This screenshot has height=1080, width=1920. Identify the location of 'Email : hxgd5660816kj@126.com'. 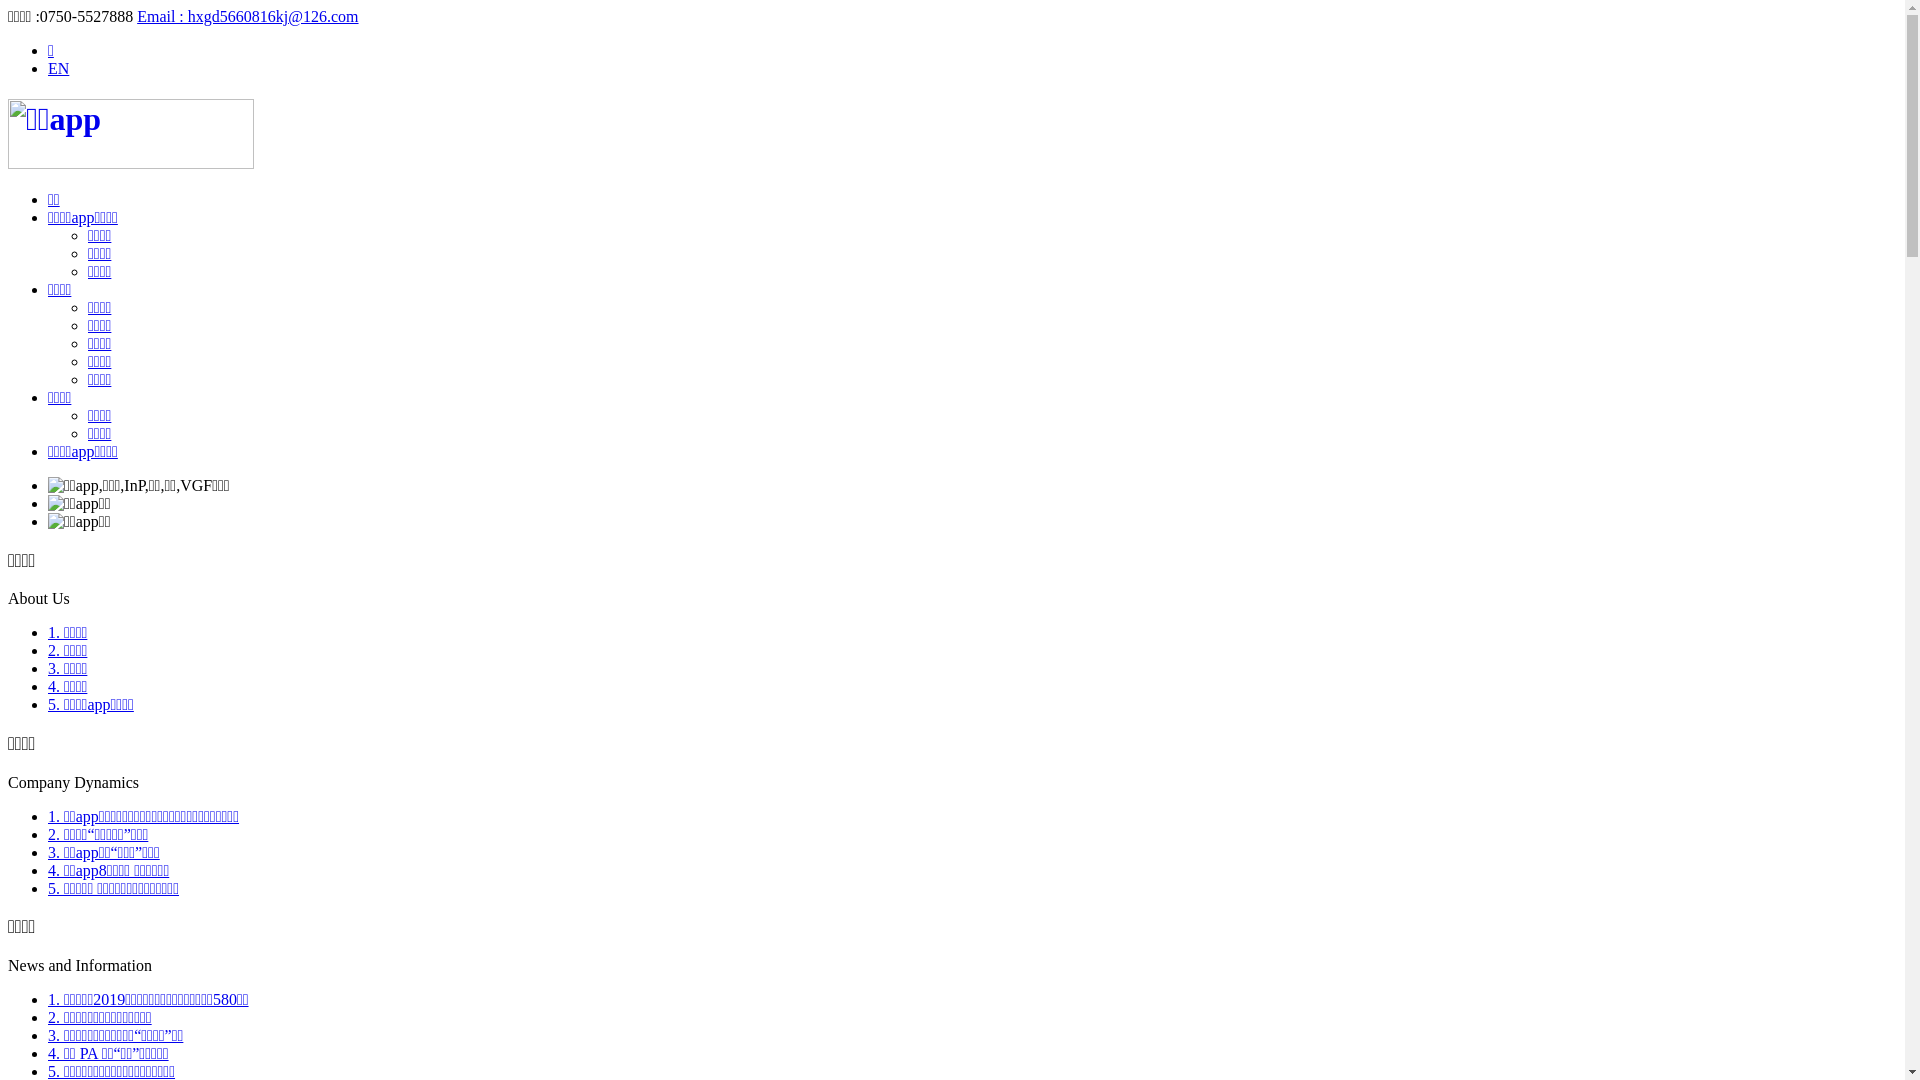
(136, 16).